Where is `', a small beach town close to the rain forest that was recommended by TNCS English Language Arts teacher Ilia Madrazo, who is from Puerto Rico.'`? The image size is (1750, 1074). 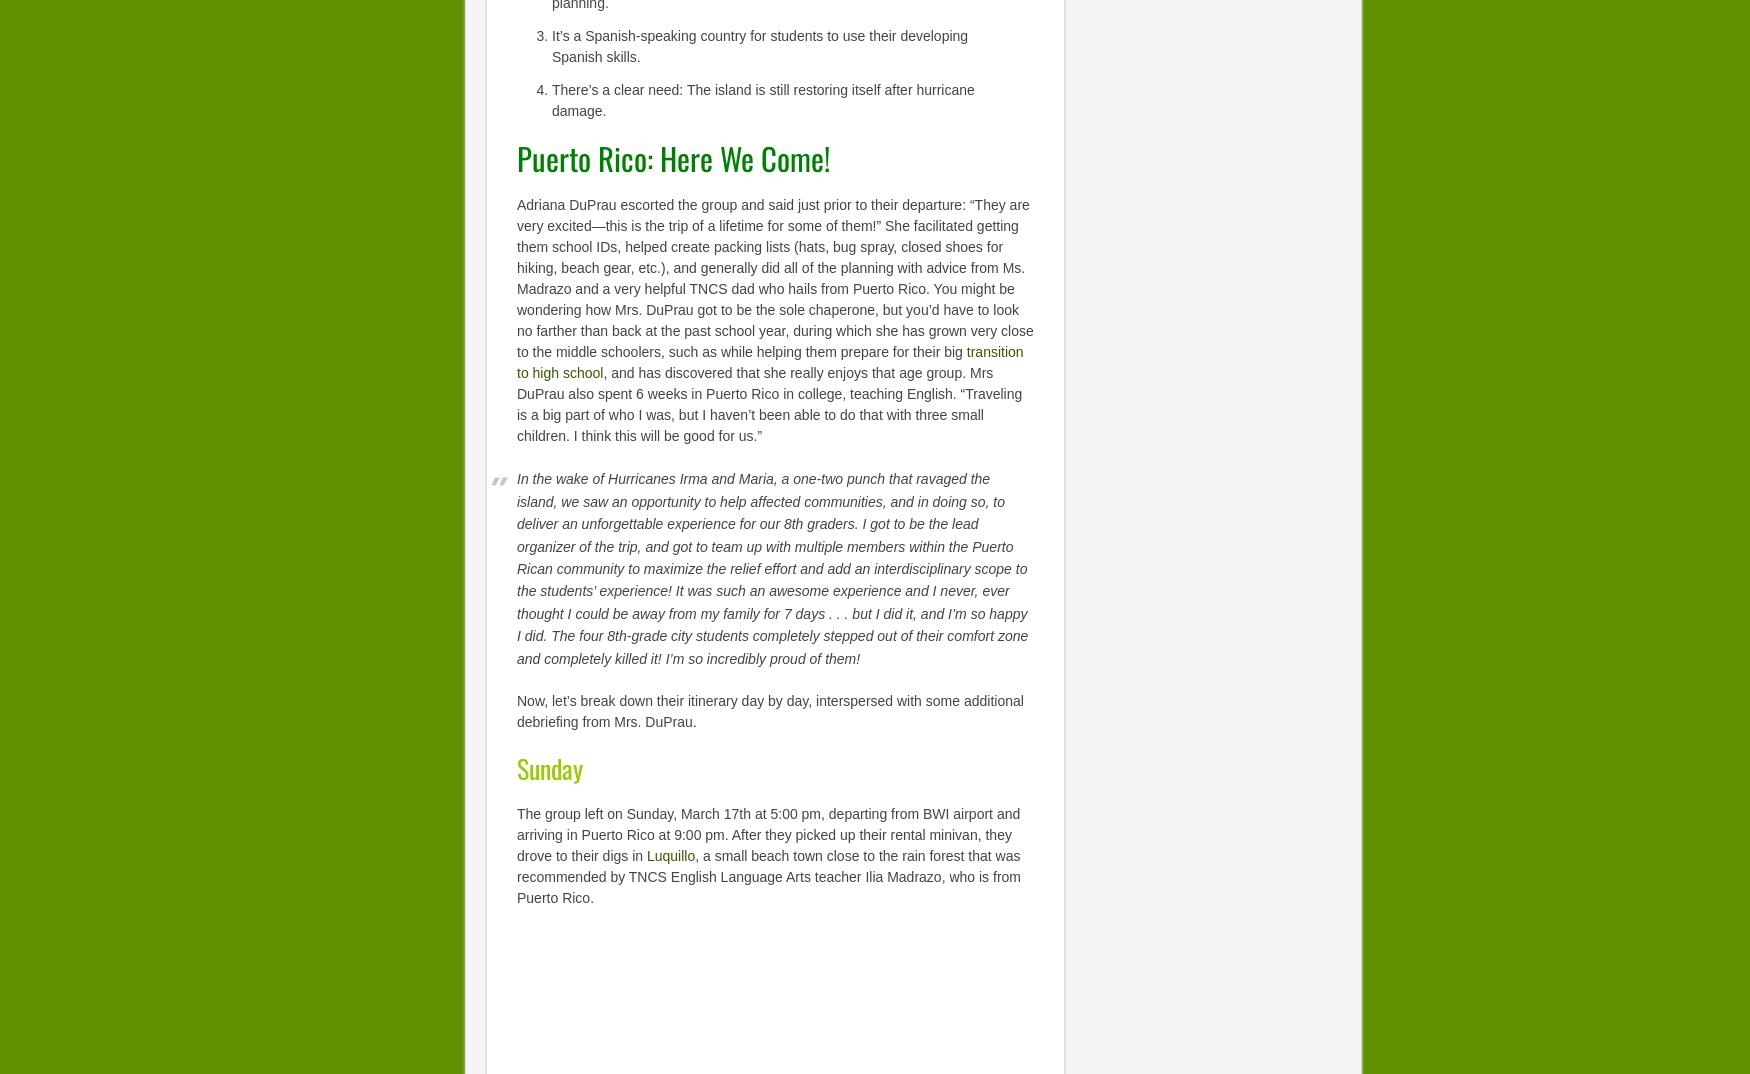
', a small beach town close to the rain forest that was recommended by TNCS English Language Arts teacher Ilia Madrazo, who is from Puerto Rico.' is located at coordinates (767, 876).